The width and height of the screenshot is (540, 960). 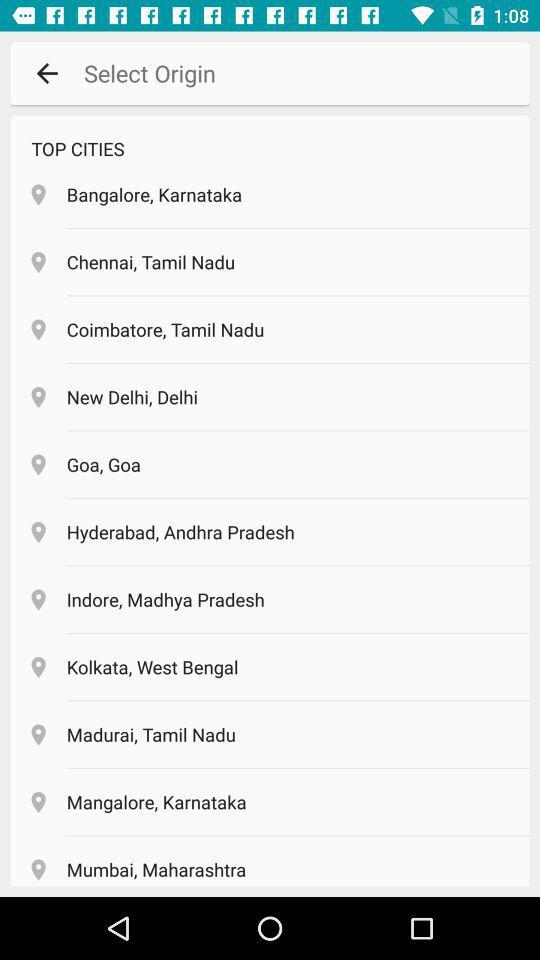 I want to click on the location icon on the bottom left corner of the web page, so click(x=38, y=869).